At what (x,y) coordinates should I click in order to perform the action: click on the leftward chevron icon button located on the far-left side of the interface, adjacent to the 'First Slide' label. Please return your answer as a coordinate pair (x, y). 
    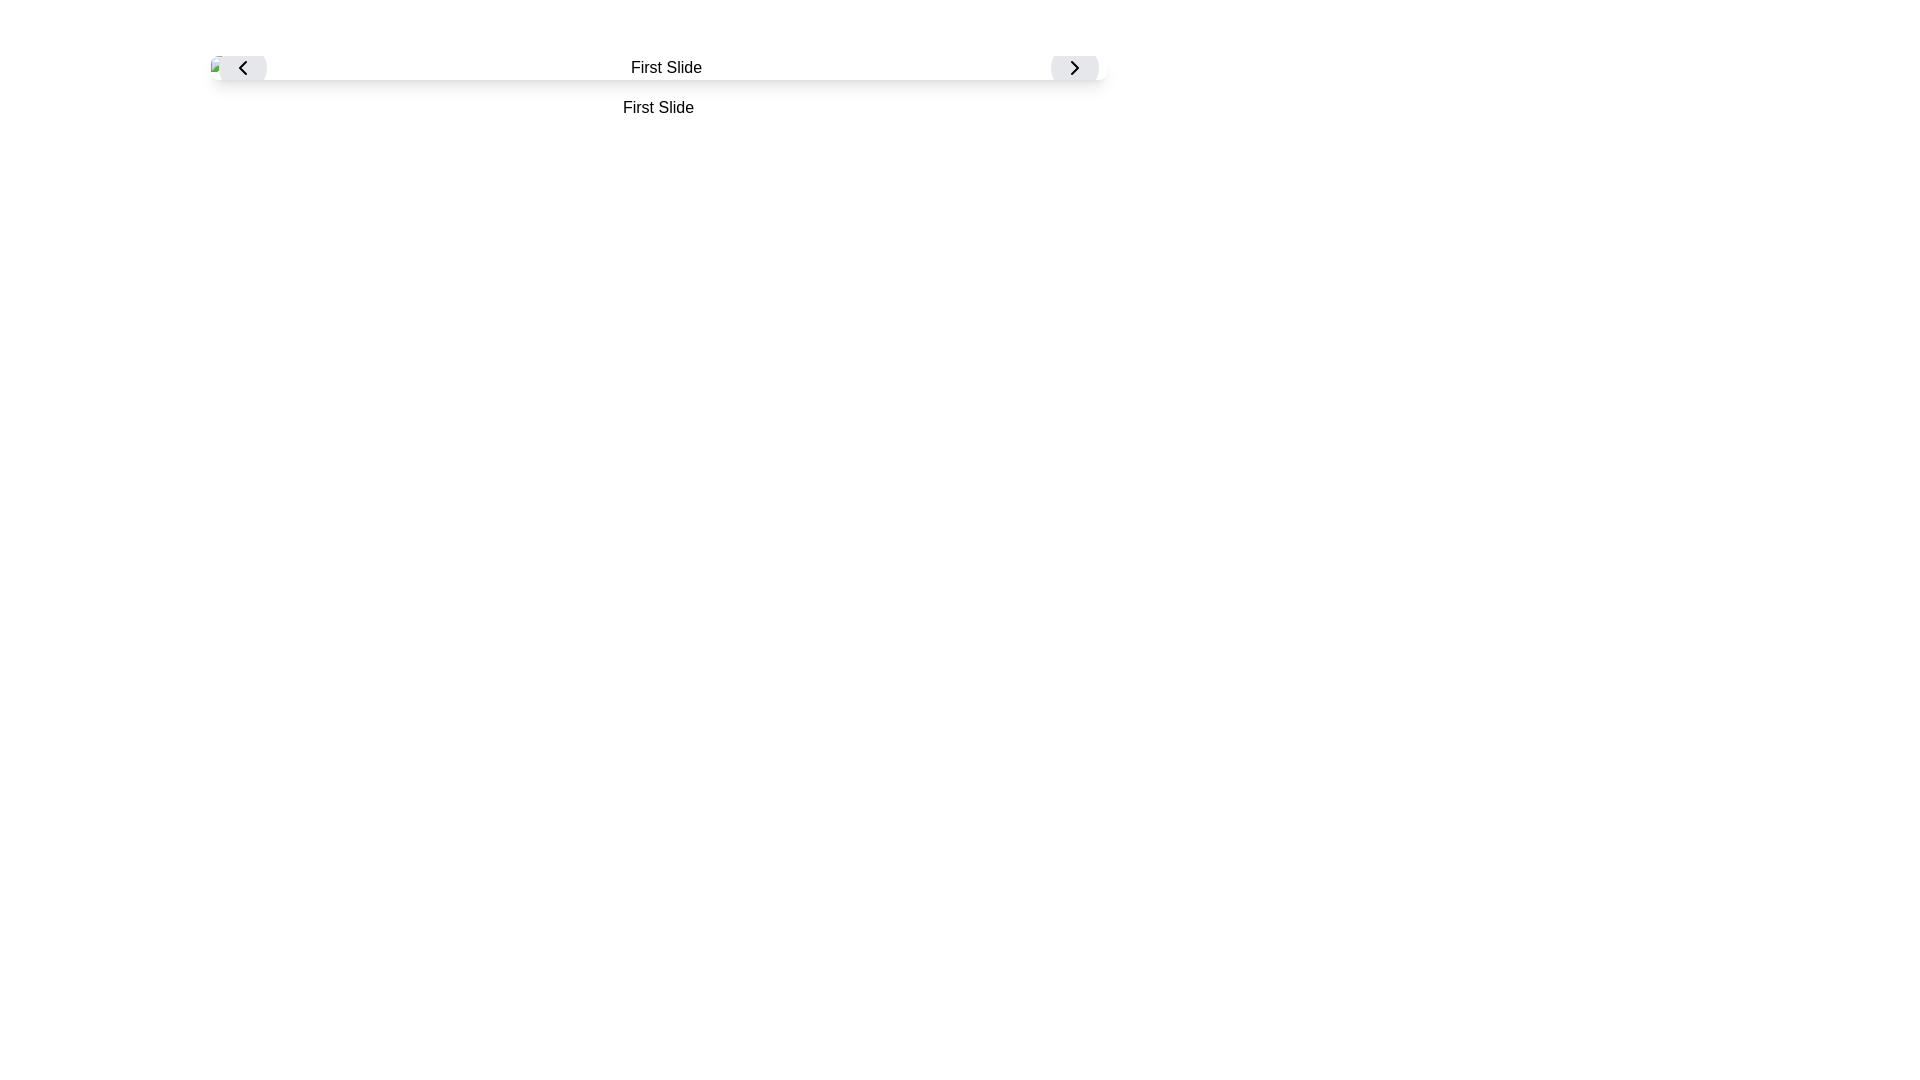
    Looking at the image, I should click on (241, 67).